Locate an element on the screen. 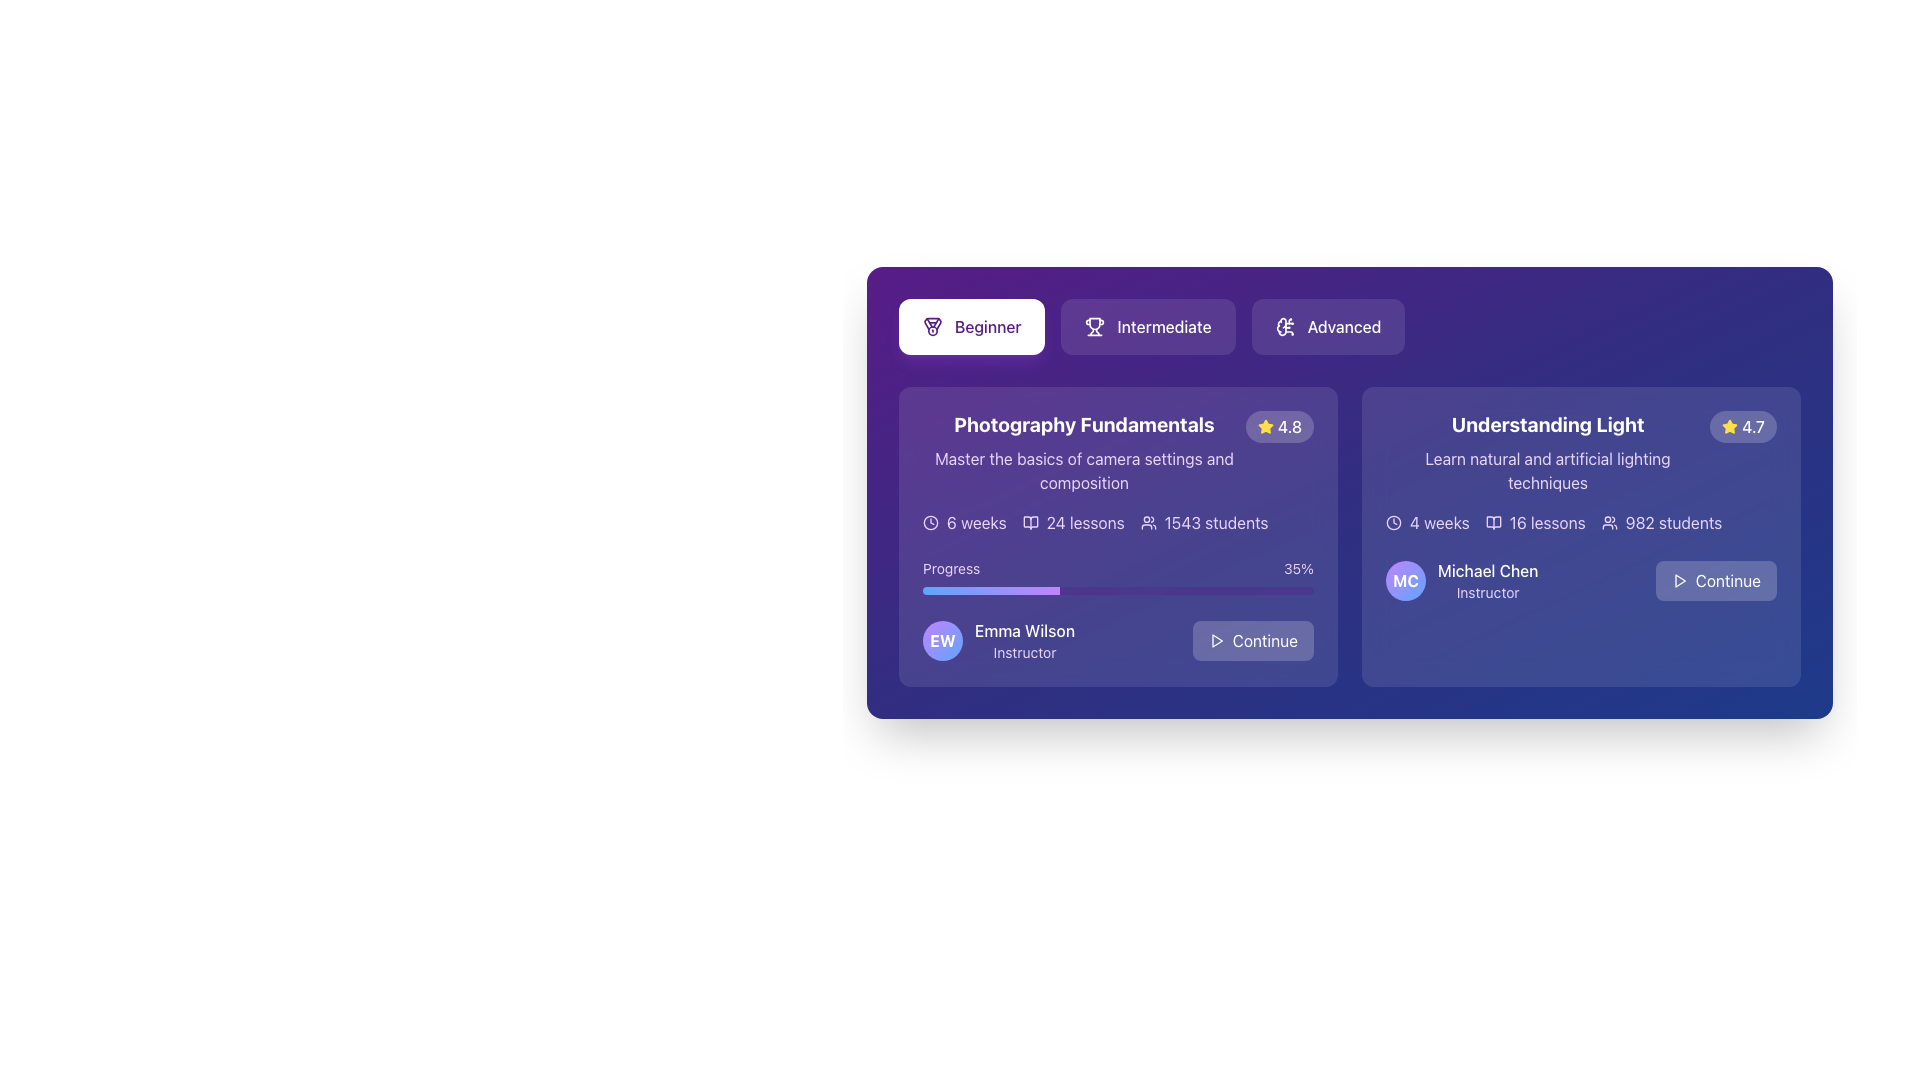  the trophy cup graphic element located in the upper section of the card-like component, serving a decorative or symbolic function is located at coordinates (1094, 323).